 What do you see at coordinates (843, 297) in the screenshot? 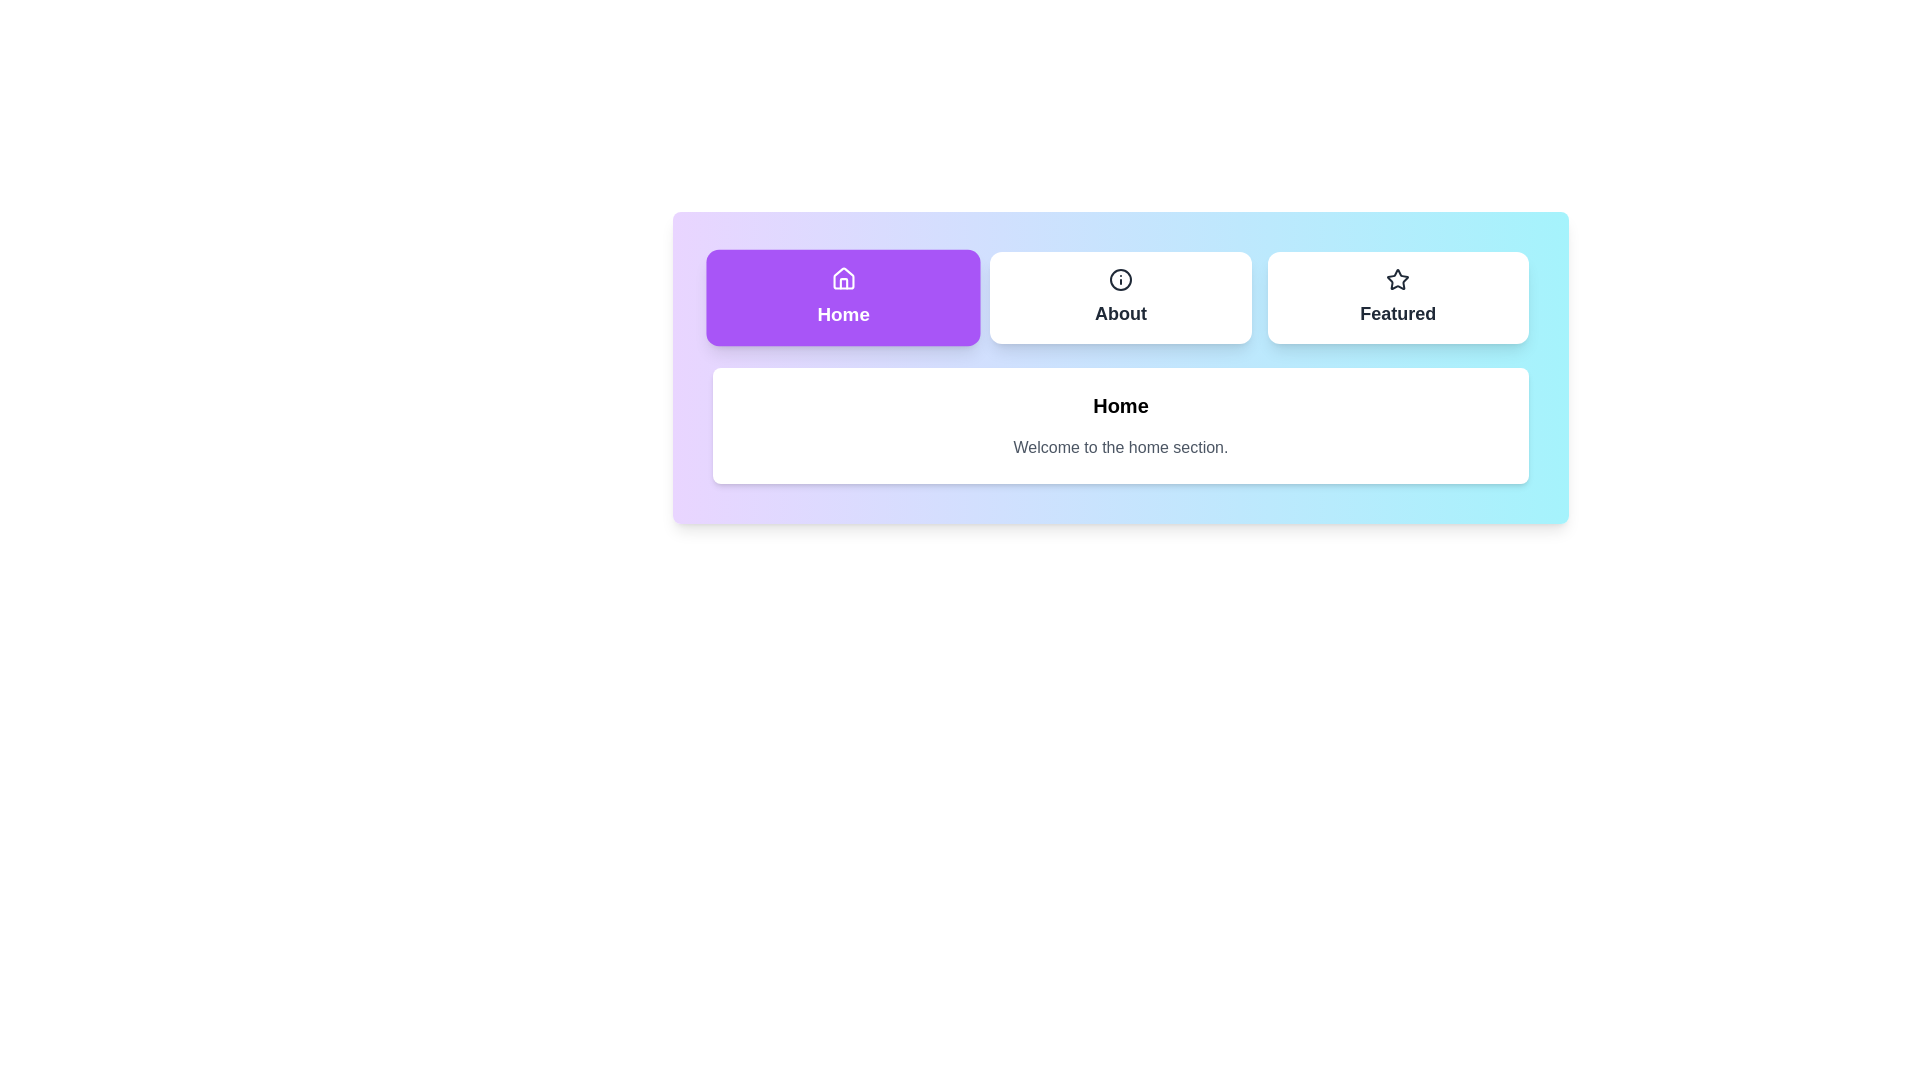
I see `the Home tab to switch to its view` at bounding box center [843, 297].